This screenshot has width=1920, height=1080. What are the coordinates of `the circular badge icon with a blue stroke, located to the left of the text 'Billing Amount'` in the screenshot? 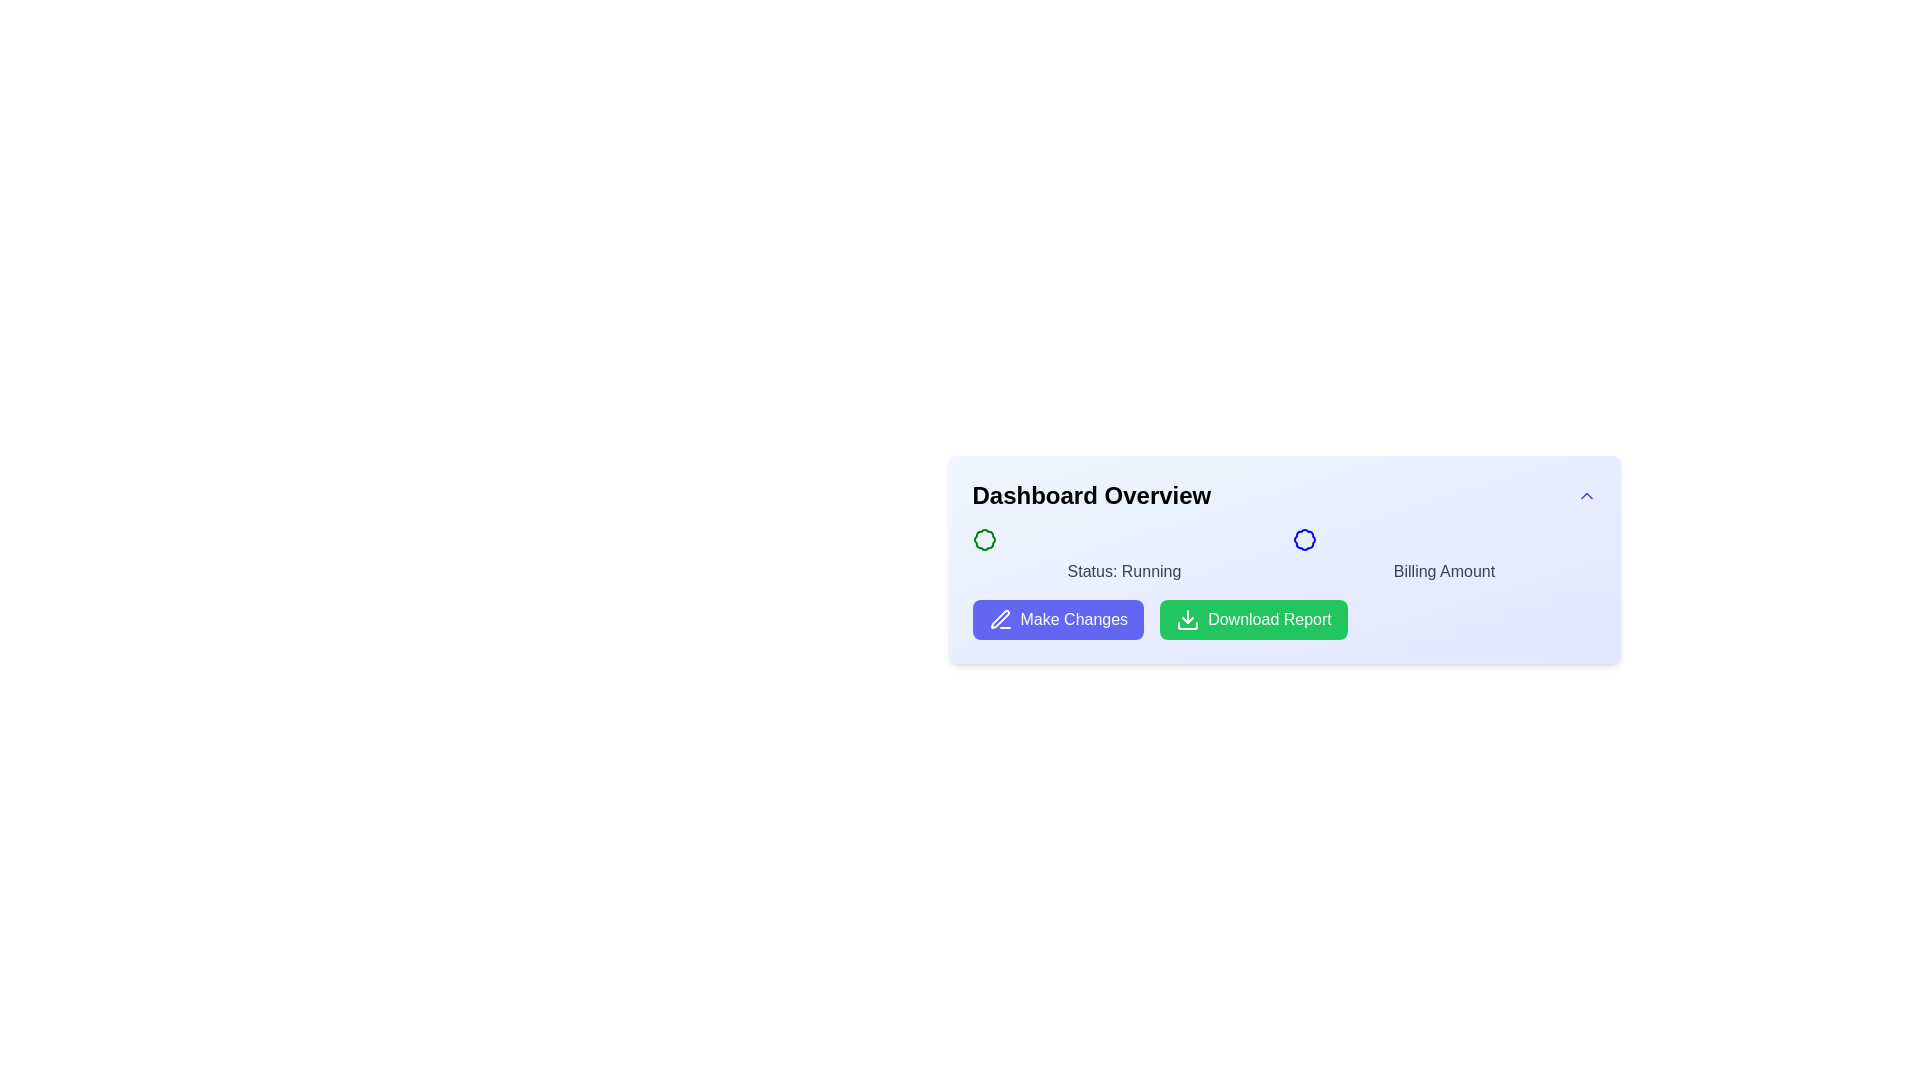 It's located at (1304, 540).